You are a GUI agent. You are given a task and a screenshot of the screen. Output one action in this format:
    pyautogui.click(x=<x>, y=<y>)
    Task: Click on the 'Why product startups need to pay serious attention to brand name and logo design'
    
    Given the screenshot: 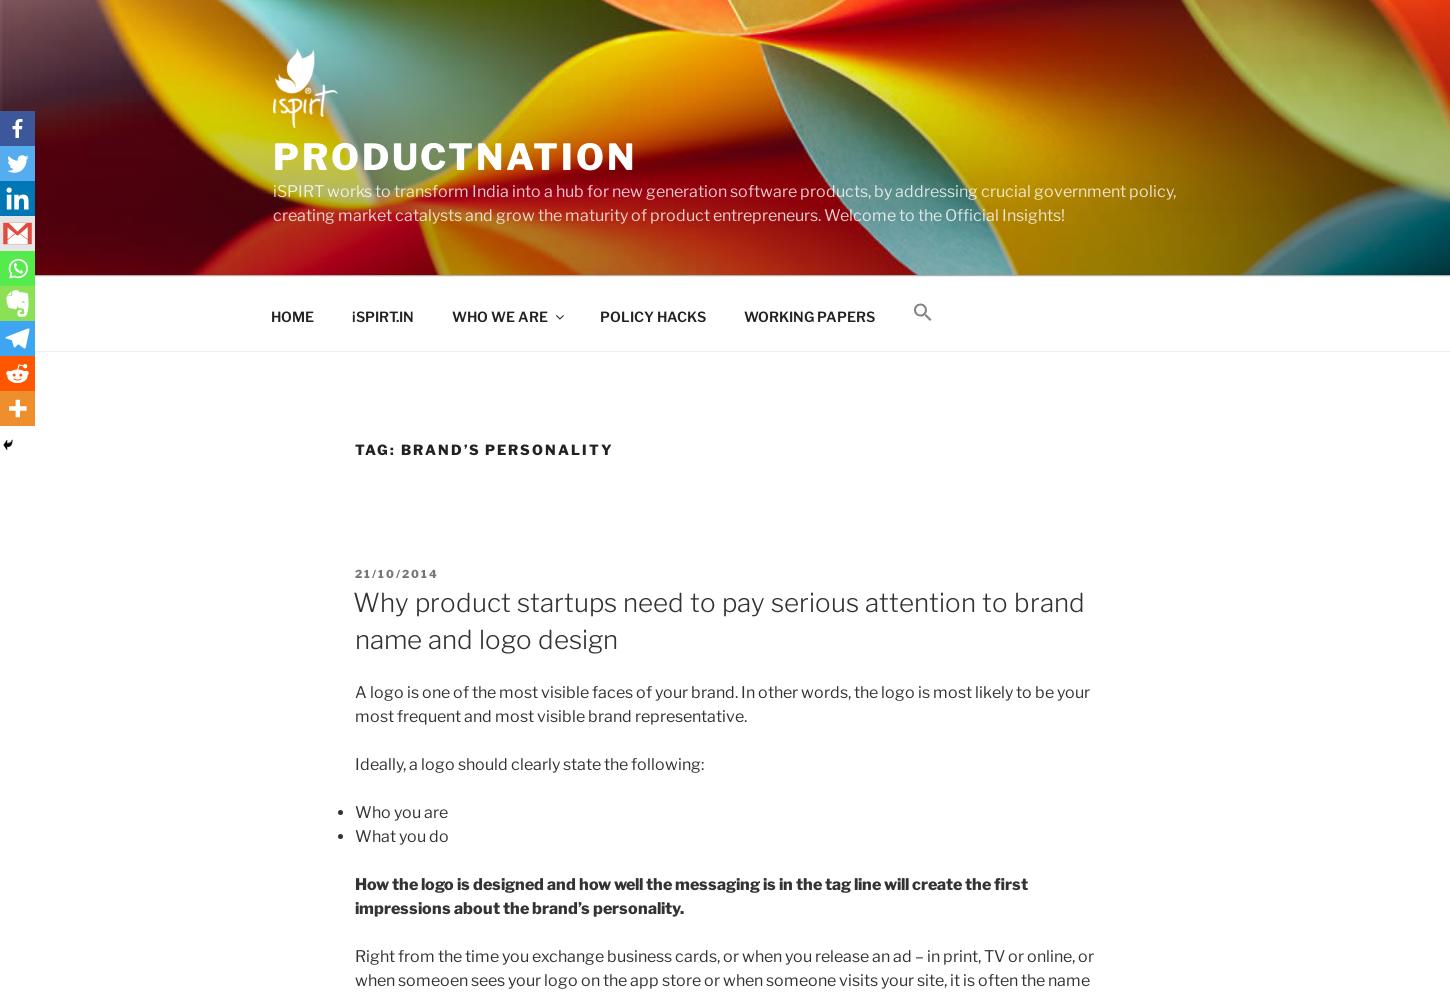 What is the action you would take?
    pyautogui.click(x=718, y=620)
    